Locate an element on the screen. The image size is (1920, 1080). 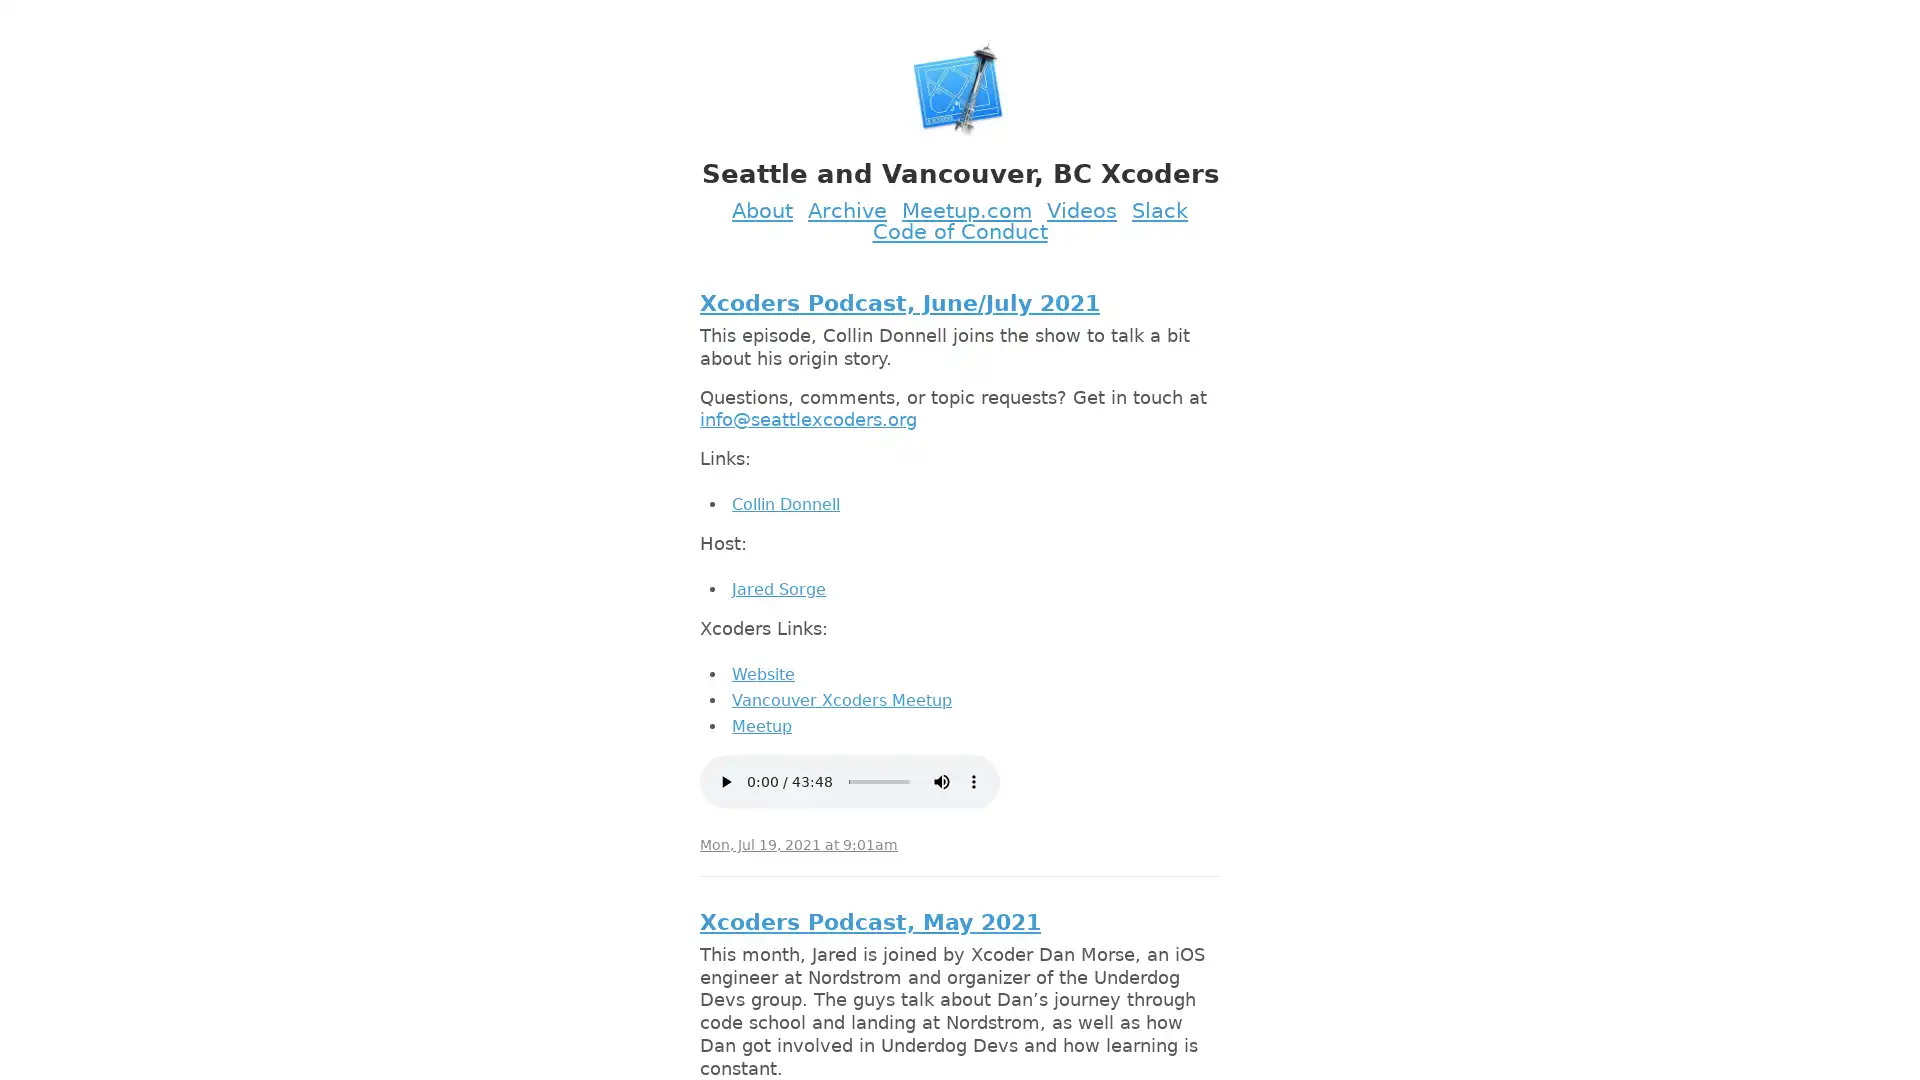
play is located at coordinates (724, 779).